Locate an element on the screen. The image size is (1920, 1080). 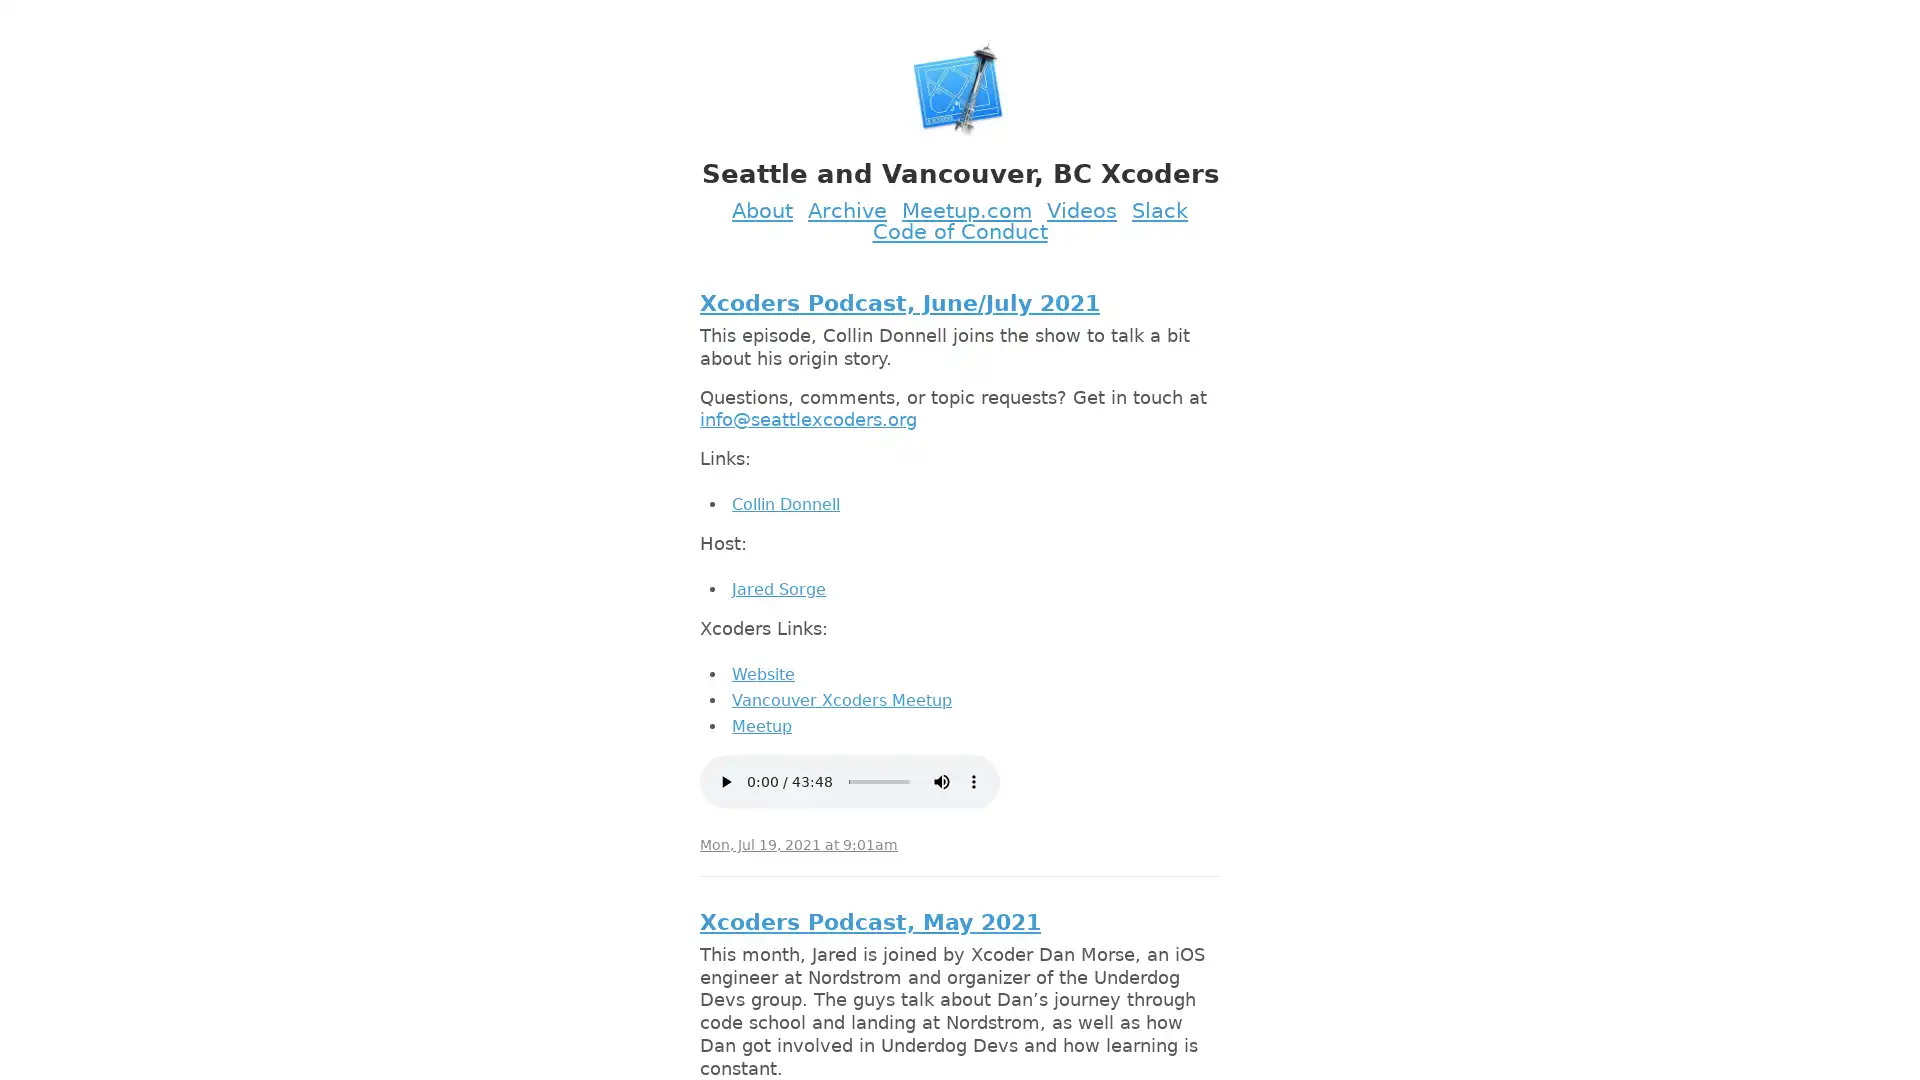
play is located at coordinates (724, 779).